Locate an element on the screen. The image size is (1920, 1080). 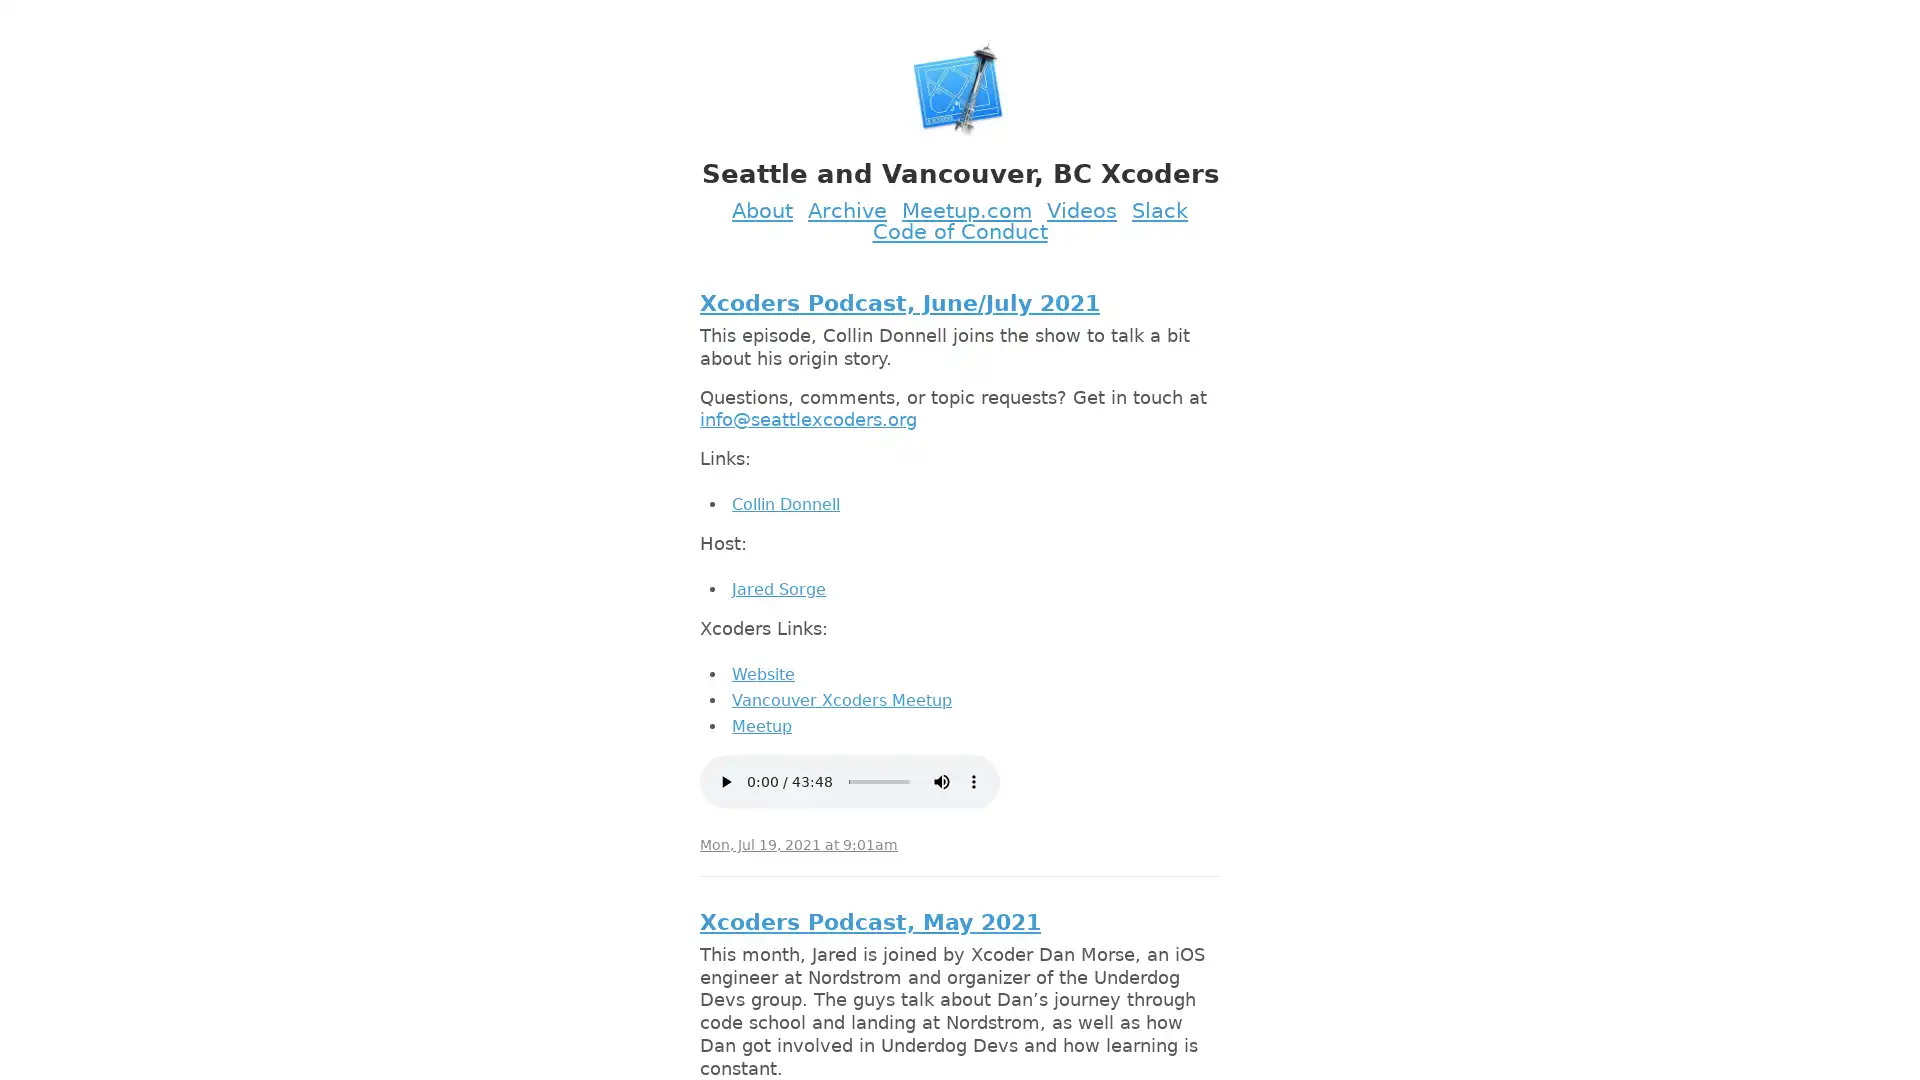
play is located at coordinates (724, 779).